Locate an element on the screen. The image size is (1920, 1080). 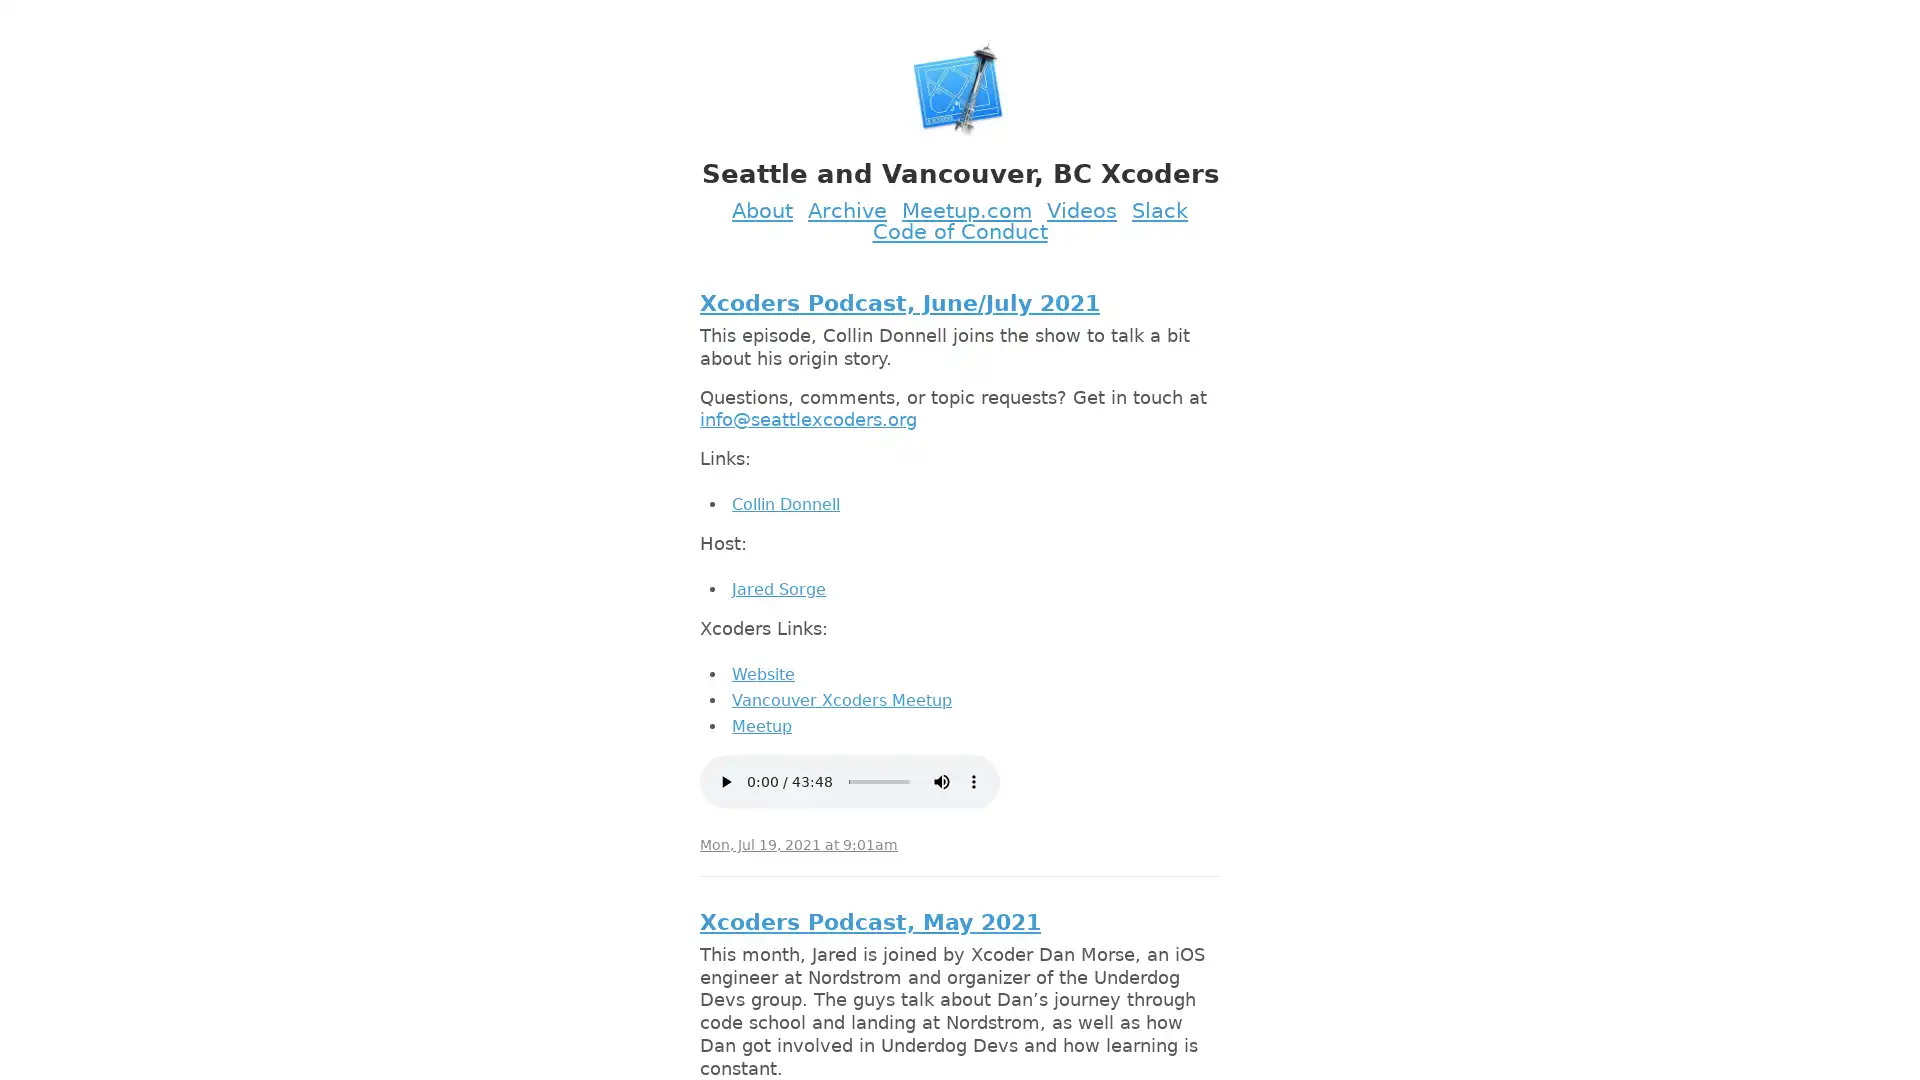
play is located at coordinates (724, 779).